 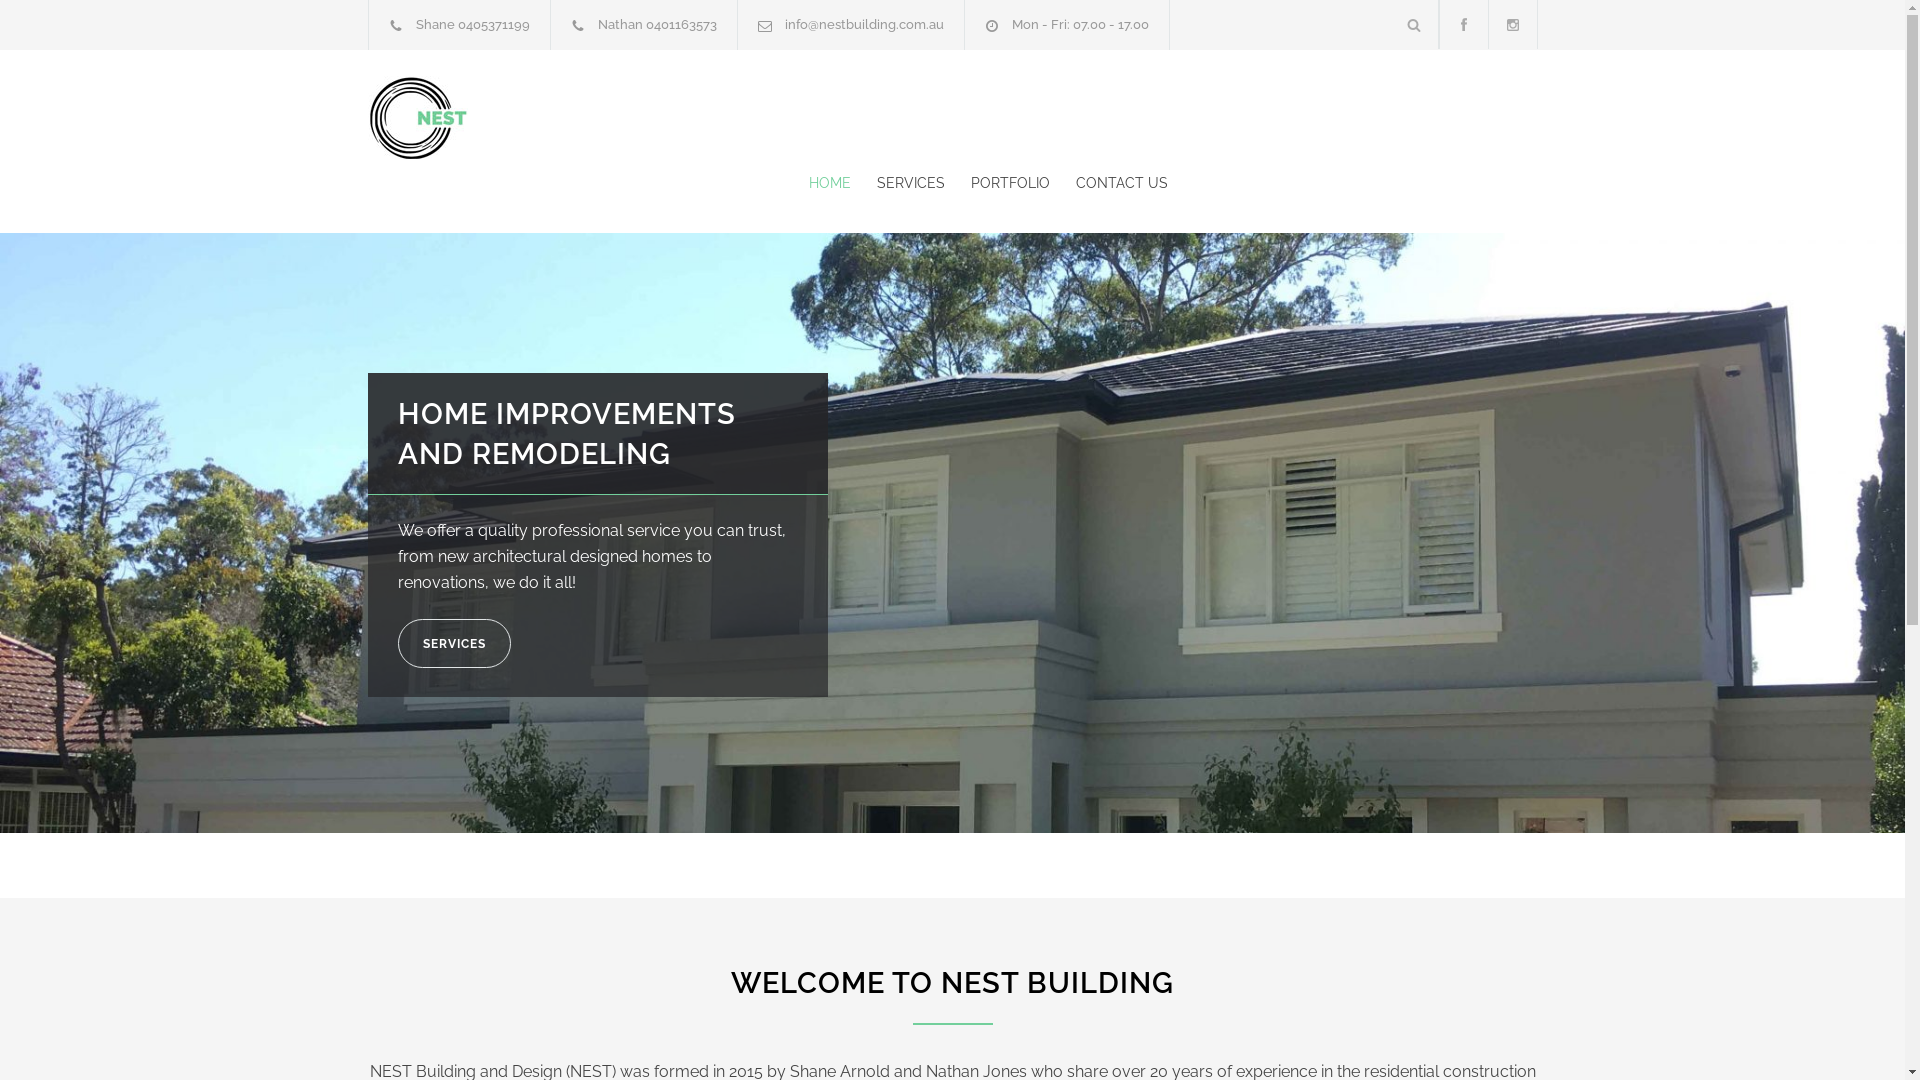 What do you see at coordinates (896, 182) in the screenshot?
I see `'SERVICES'` at bounding box center [896, 182].